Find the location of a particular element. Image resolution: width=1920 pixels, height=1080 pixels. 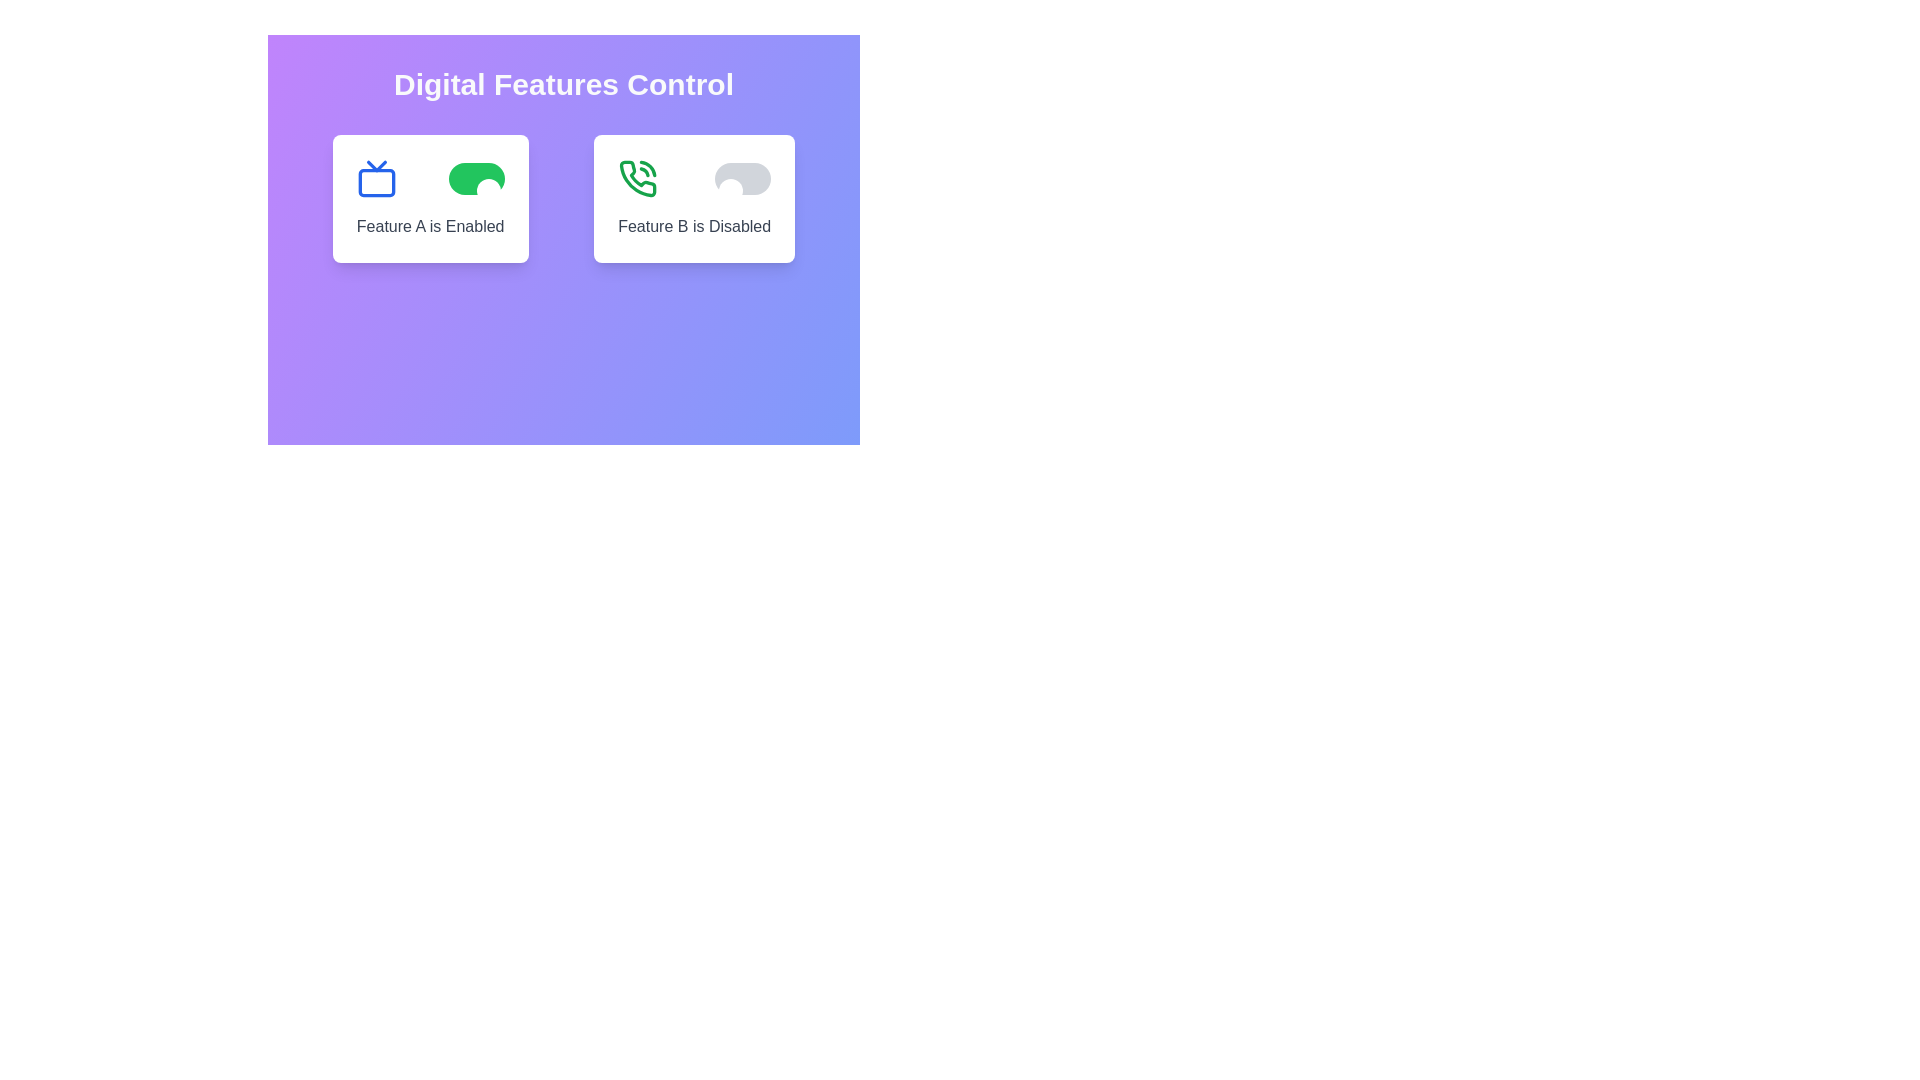

the television icon with a blue outline located in the first card of the 'Digital Features Control' section, above the text 'Feature A is Enabled' and to the left of the green toggle switch is located at coordinates (376, 177).